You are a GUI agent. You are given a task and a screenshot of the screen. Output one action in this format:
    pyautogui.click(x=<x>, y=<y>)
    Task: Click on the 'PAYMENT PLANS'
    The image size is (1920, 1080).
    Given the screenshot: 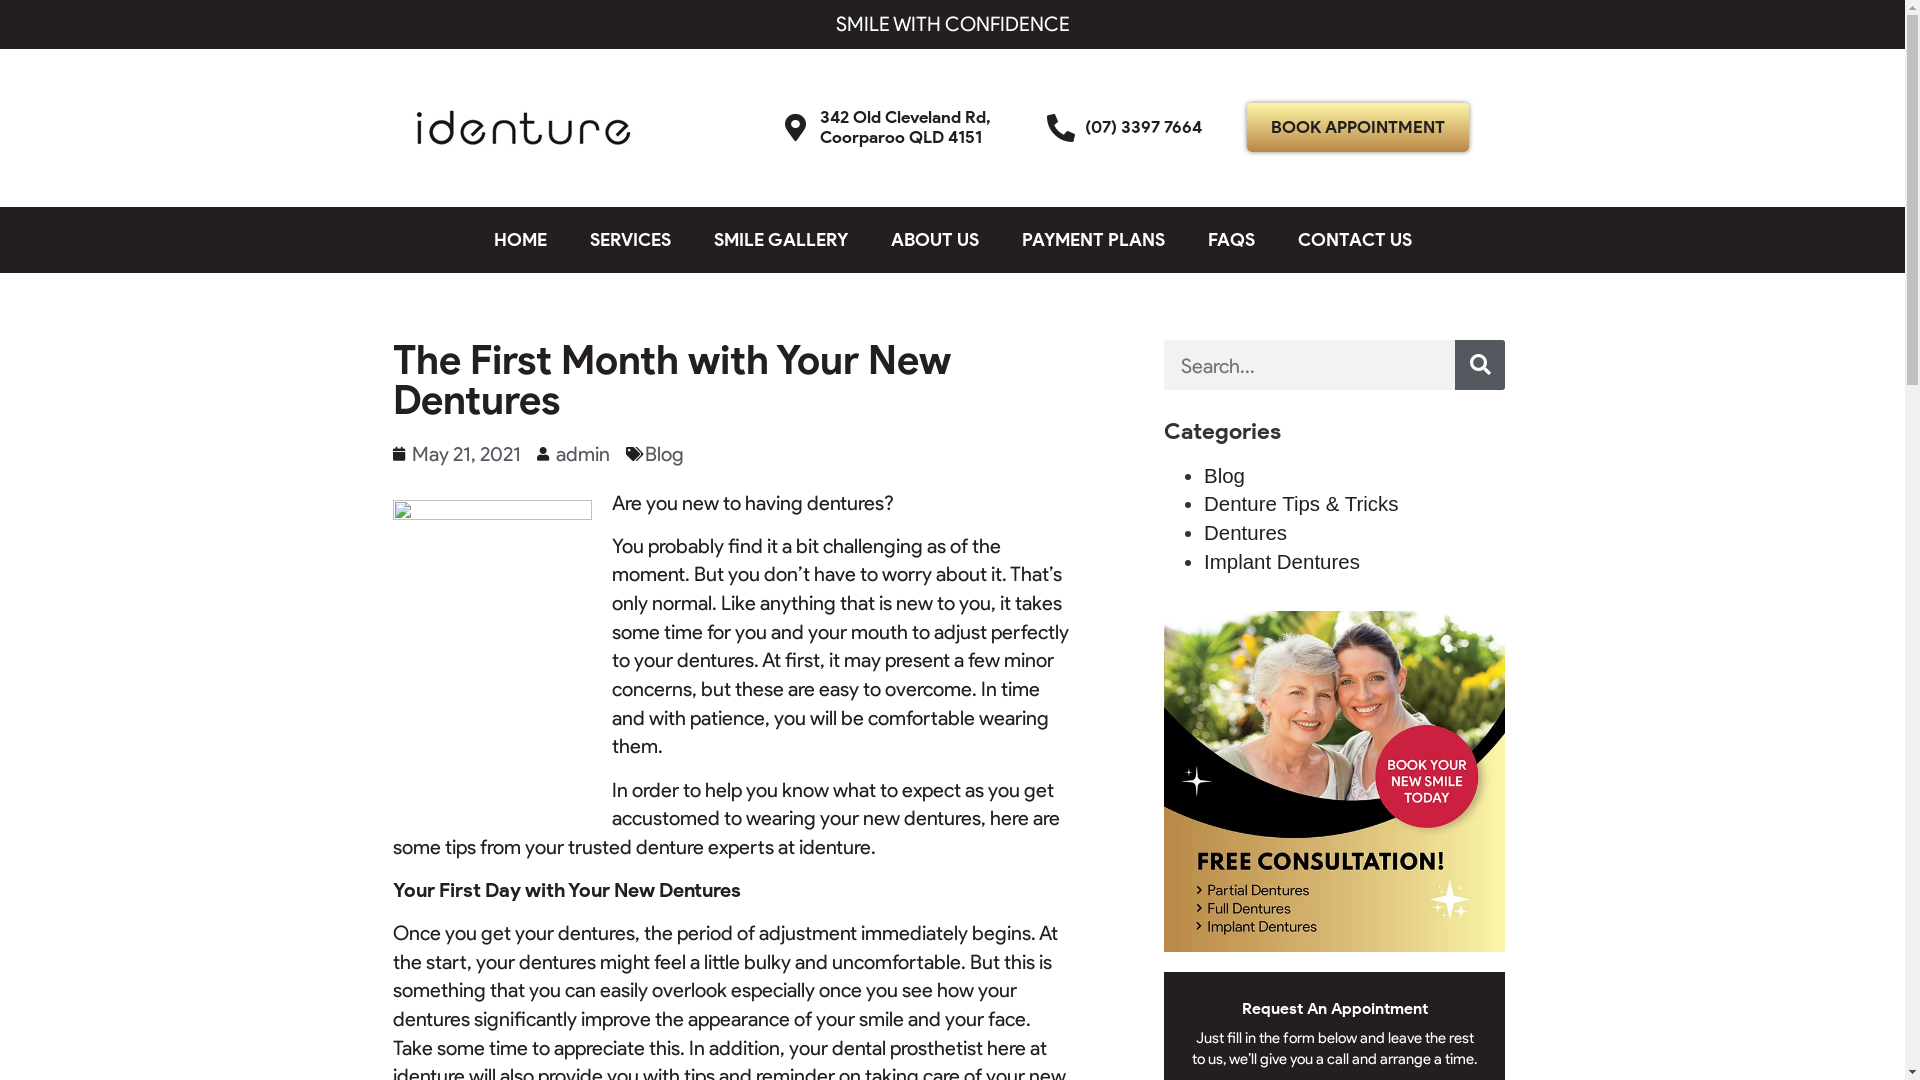 What is the action you would take?
    pyautogui.click(x=1092, y=238)
    